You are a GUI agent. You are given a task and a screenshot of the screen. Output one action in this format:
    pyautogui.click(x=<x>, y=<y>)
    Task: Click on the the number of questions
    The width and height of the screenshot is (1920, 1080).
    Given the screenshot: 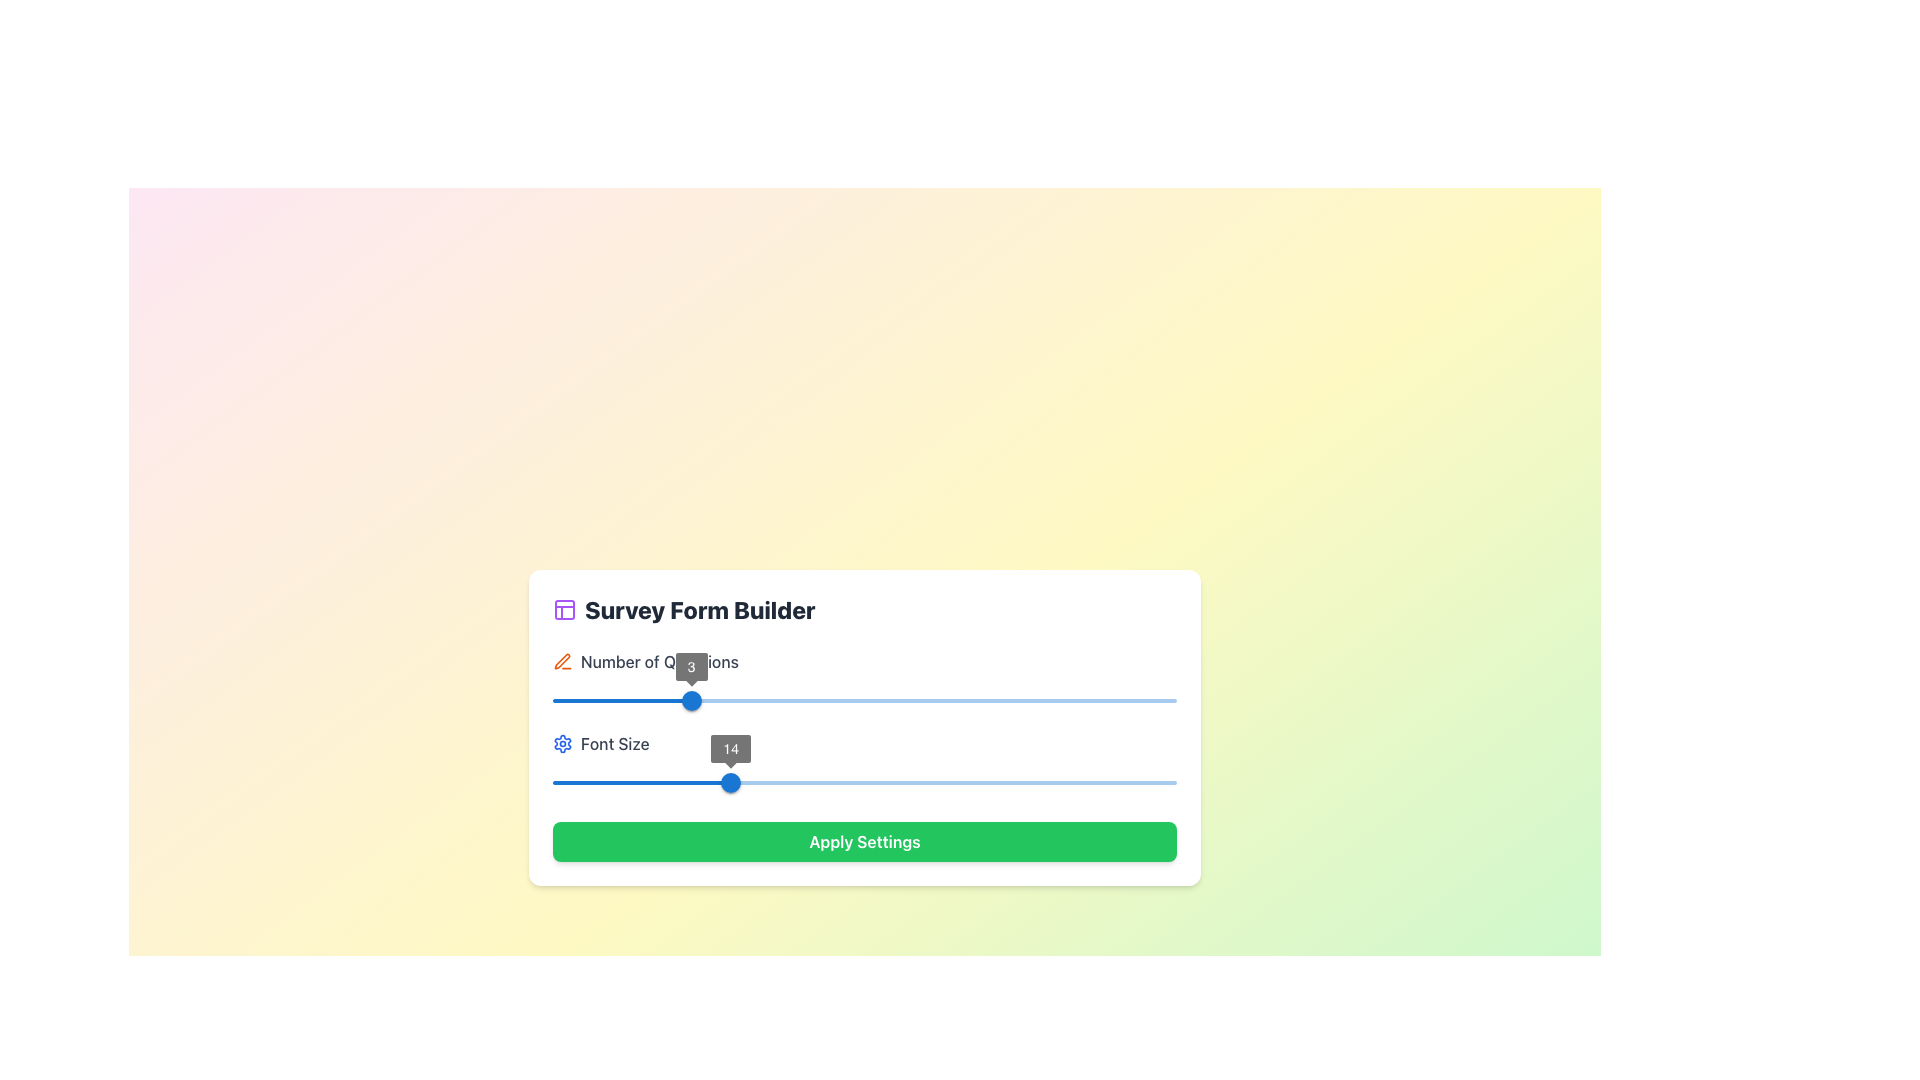 What is the action you would take?
    pyautogui.click(x=599, y=700)
    